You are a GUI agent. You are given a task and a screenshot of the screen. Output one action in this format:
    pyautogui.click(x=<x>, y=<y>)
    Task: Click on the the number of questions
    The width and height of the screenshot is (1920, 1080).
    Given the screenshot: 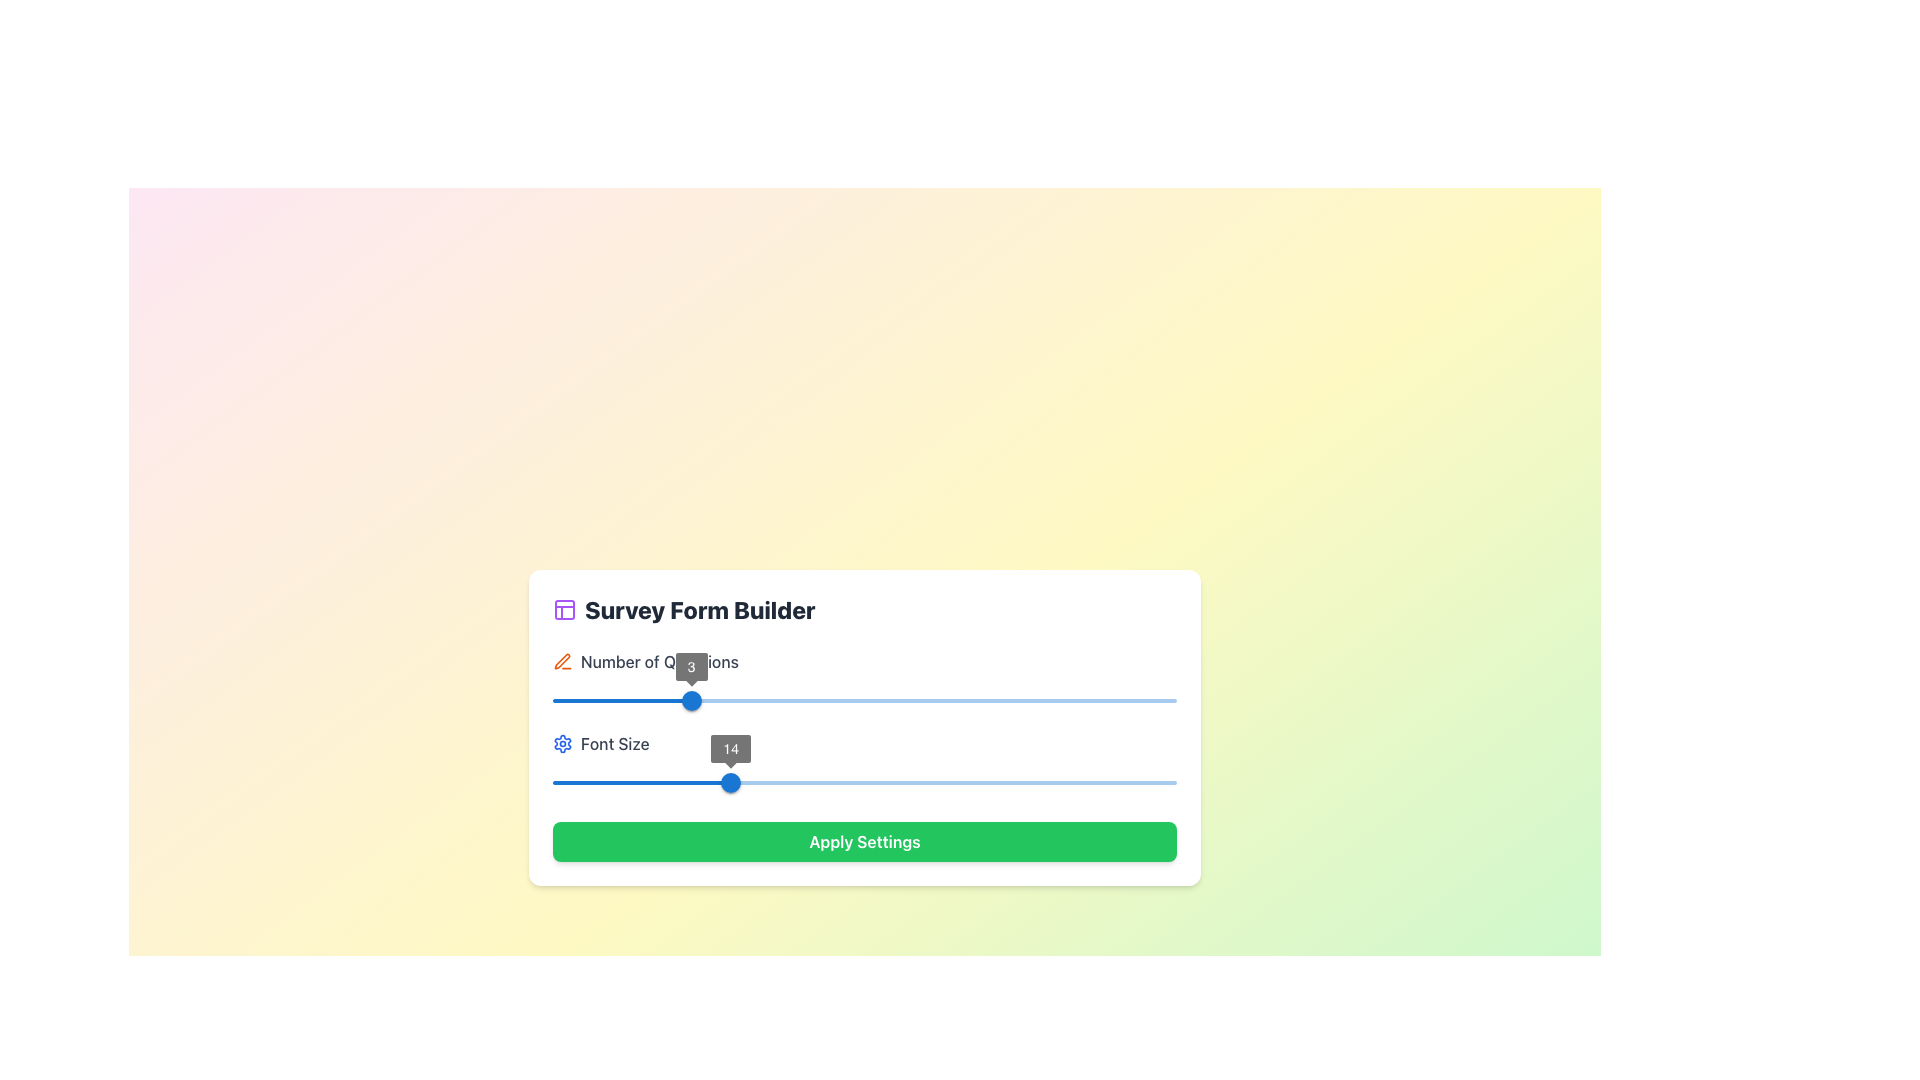 What is the action you would take?
    pyautogui.click(x=599, y=700)
    